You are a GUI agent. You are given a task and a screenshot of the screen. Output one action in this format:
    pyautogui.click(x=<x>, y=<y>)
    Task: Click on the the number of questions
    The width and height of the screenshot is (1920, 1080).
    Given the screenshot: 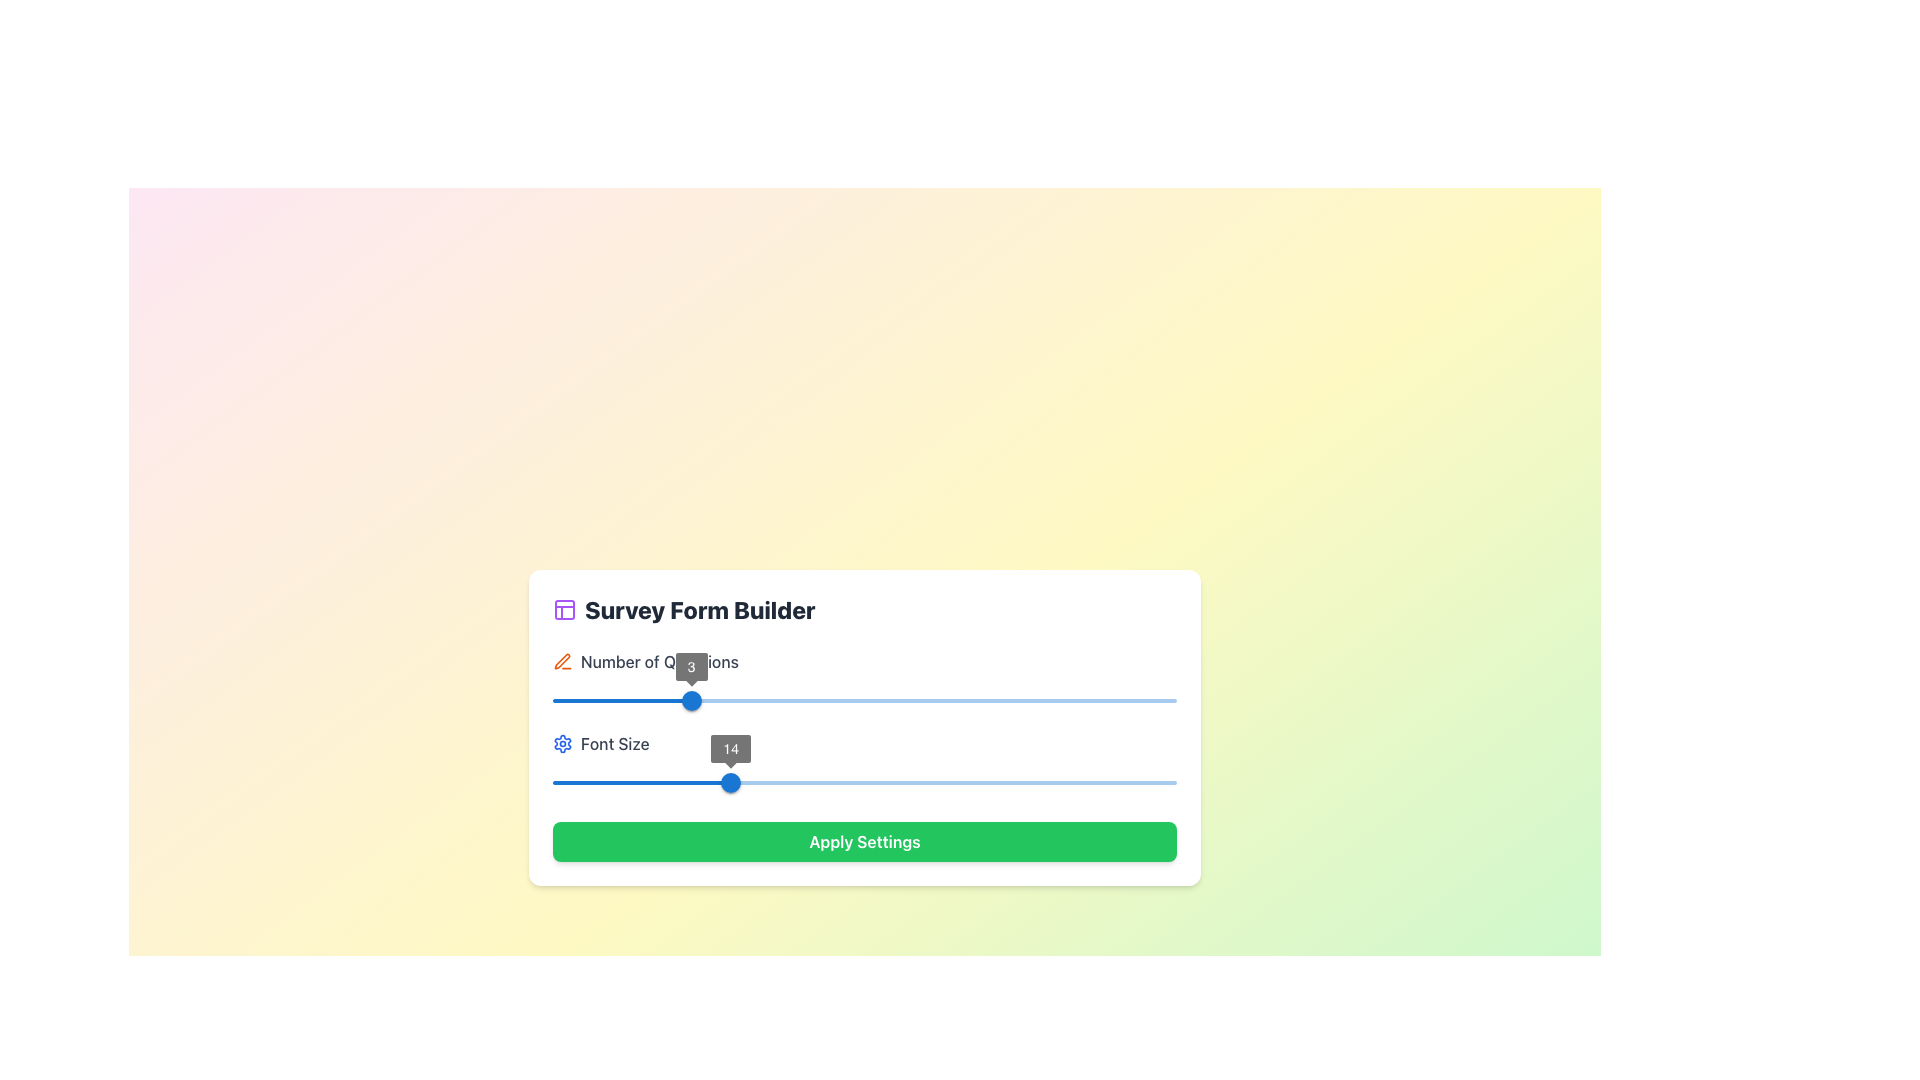 What is the action you would take?
    pyautogui.click(x=599, y=700)
    